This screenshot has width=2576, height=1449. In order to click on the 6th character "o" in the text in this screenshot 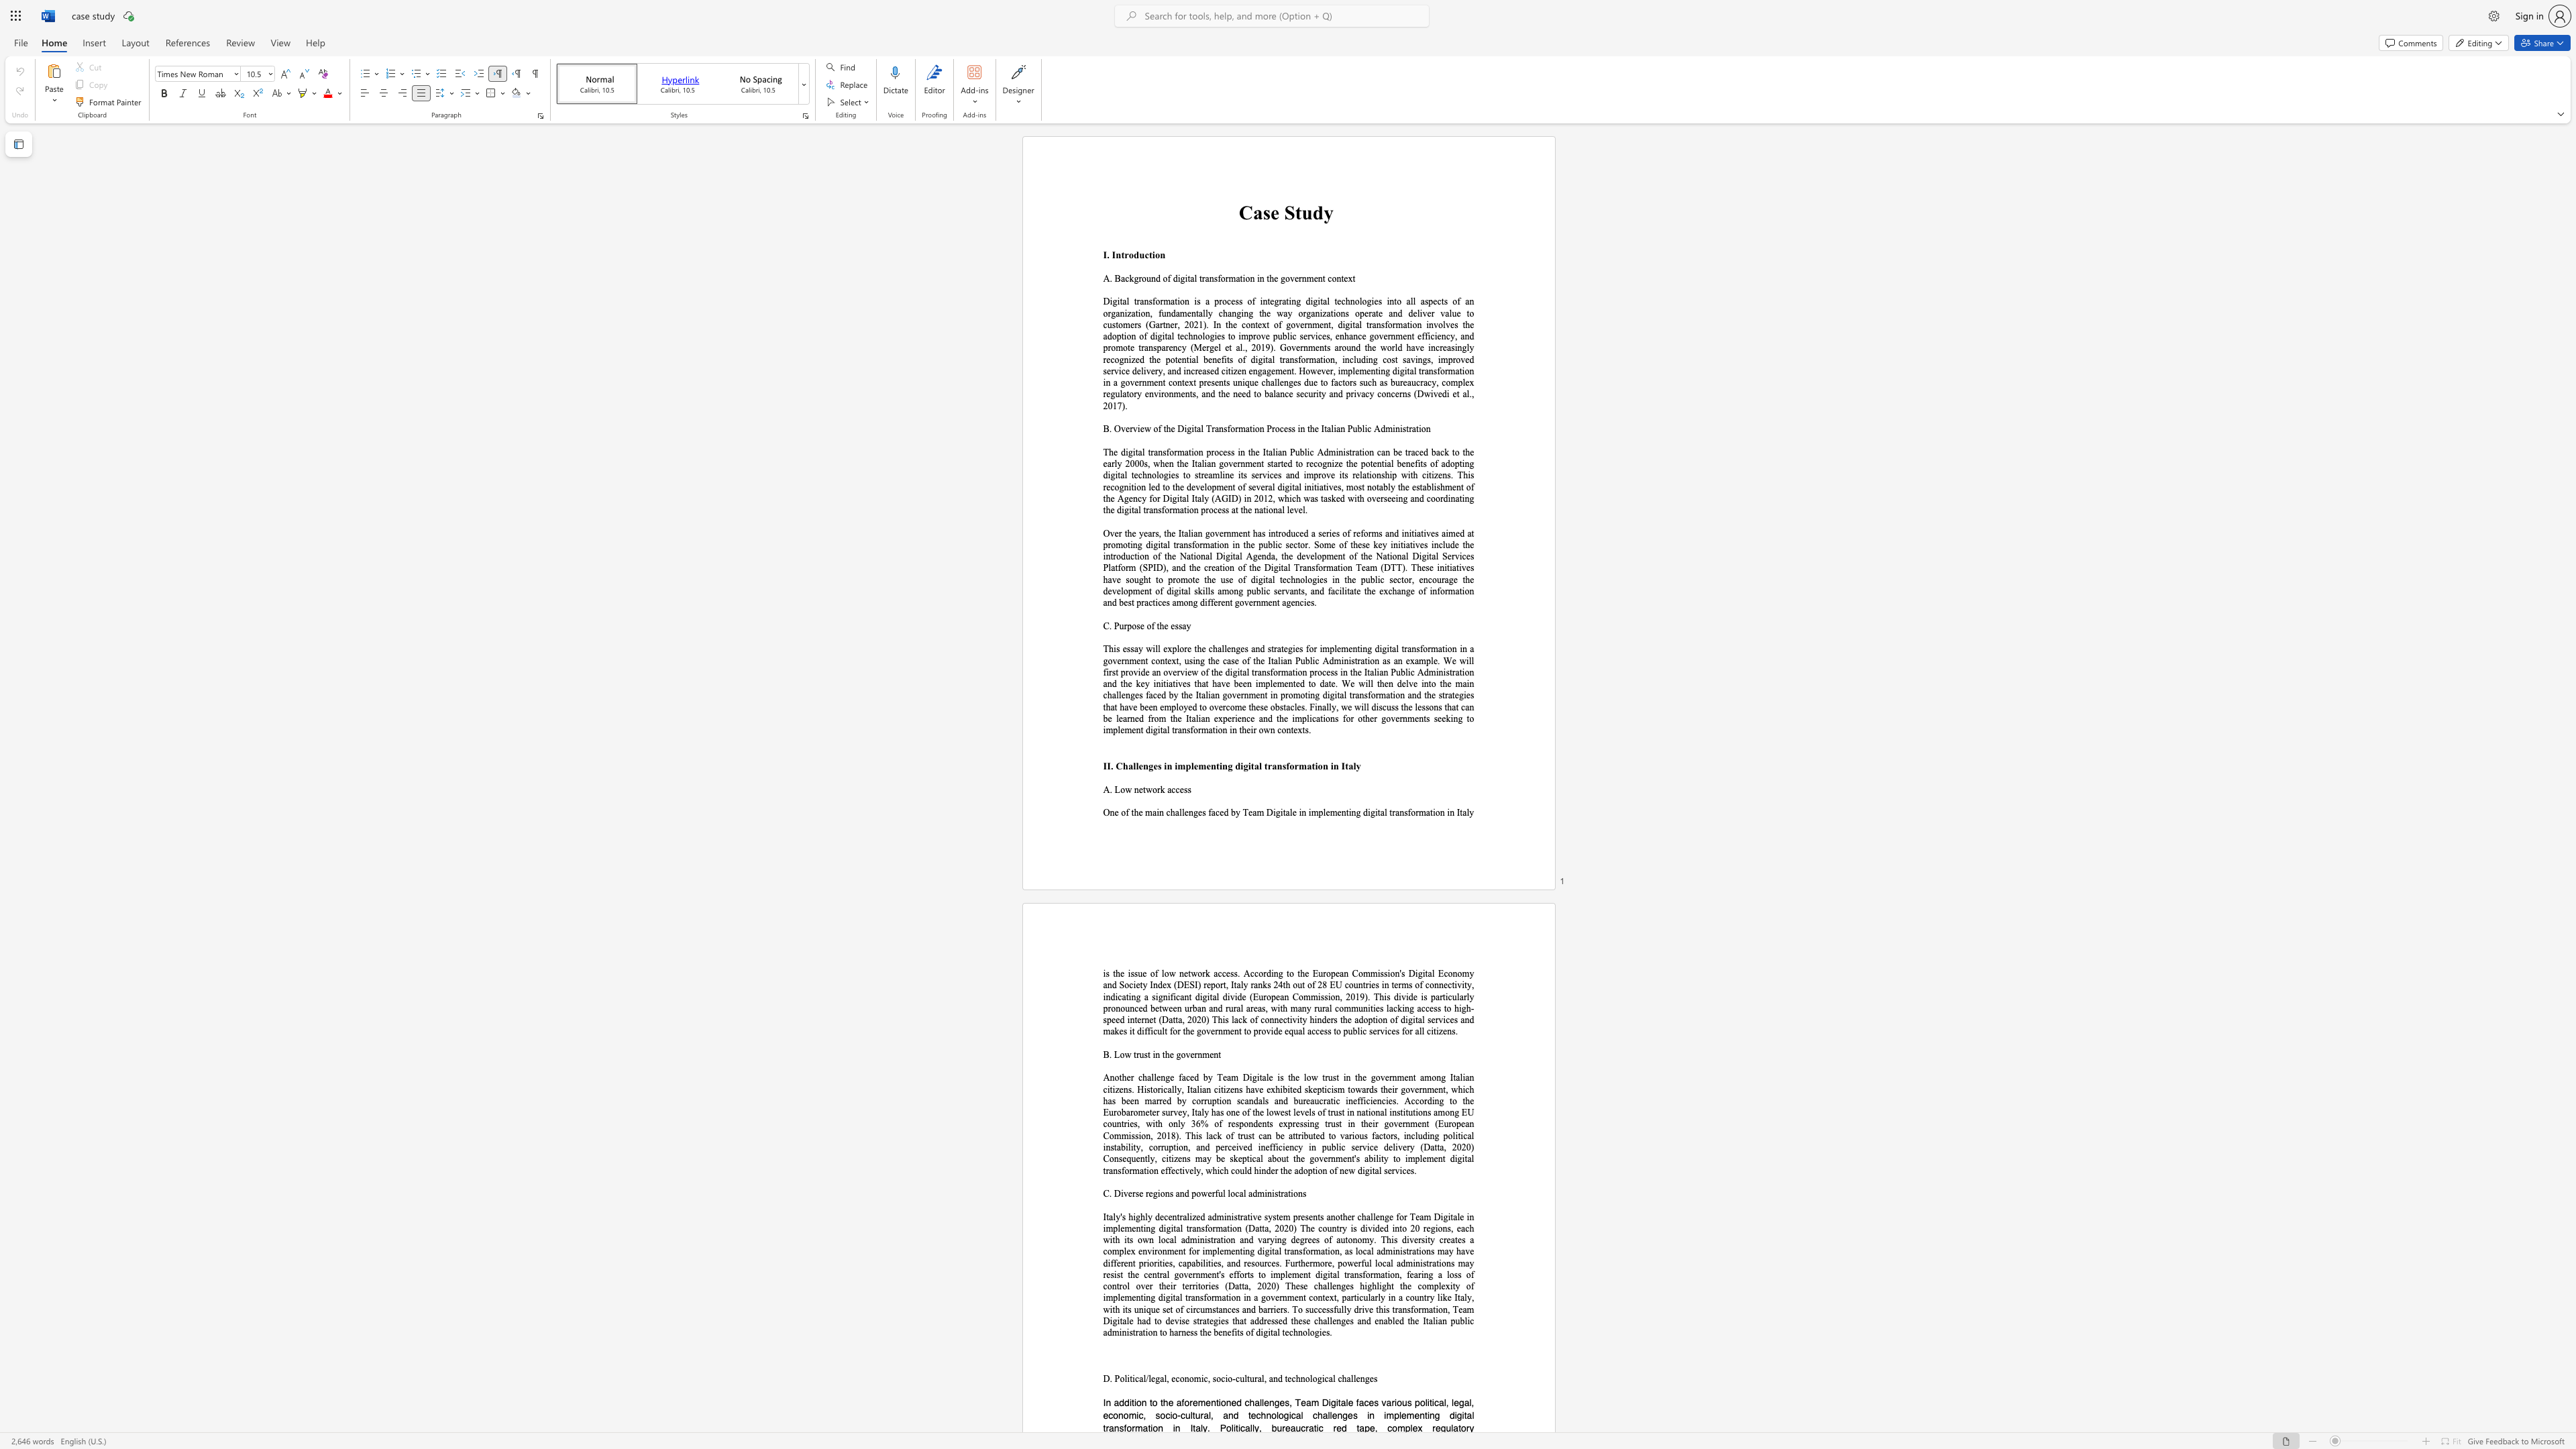, I will do `click(1124, 543)`.